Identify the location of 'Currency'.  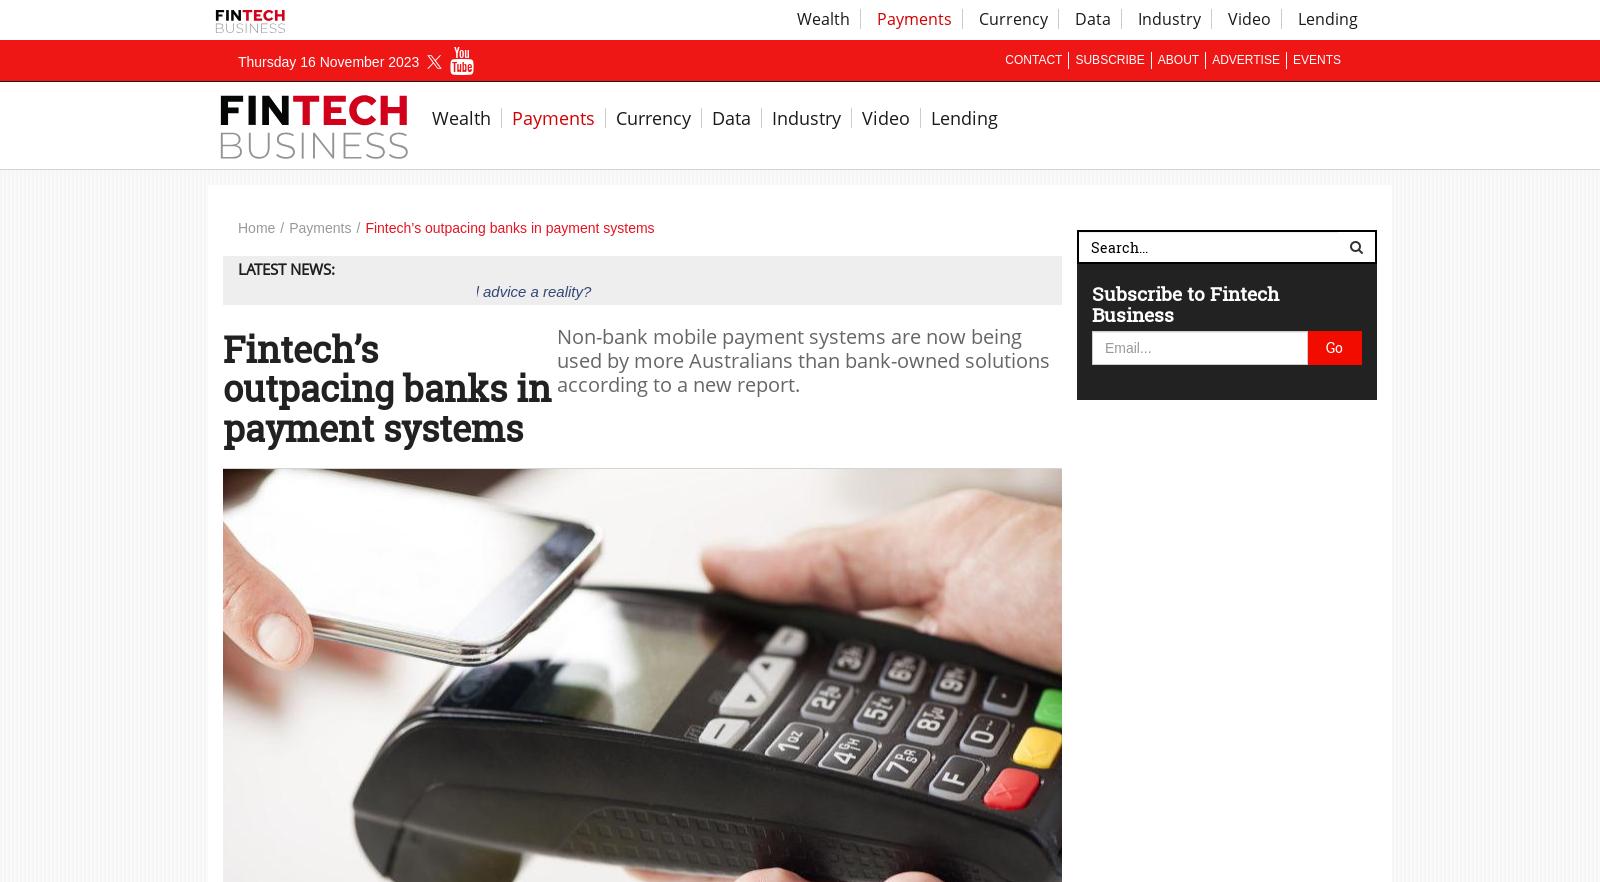
(616, 117).